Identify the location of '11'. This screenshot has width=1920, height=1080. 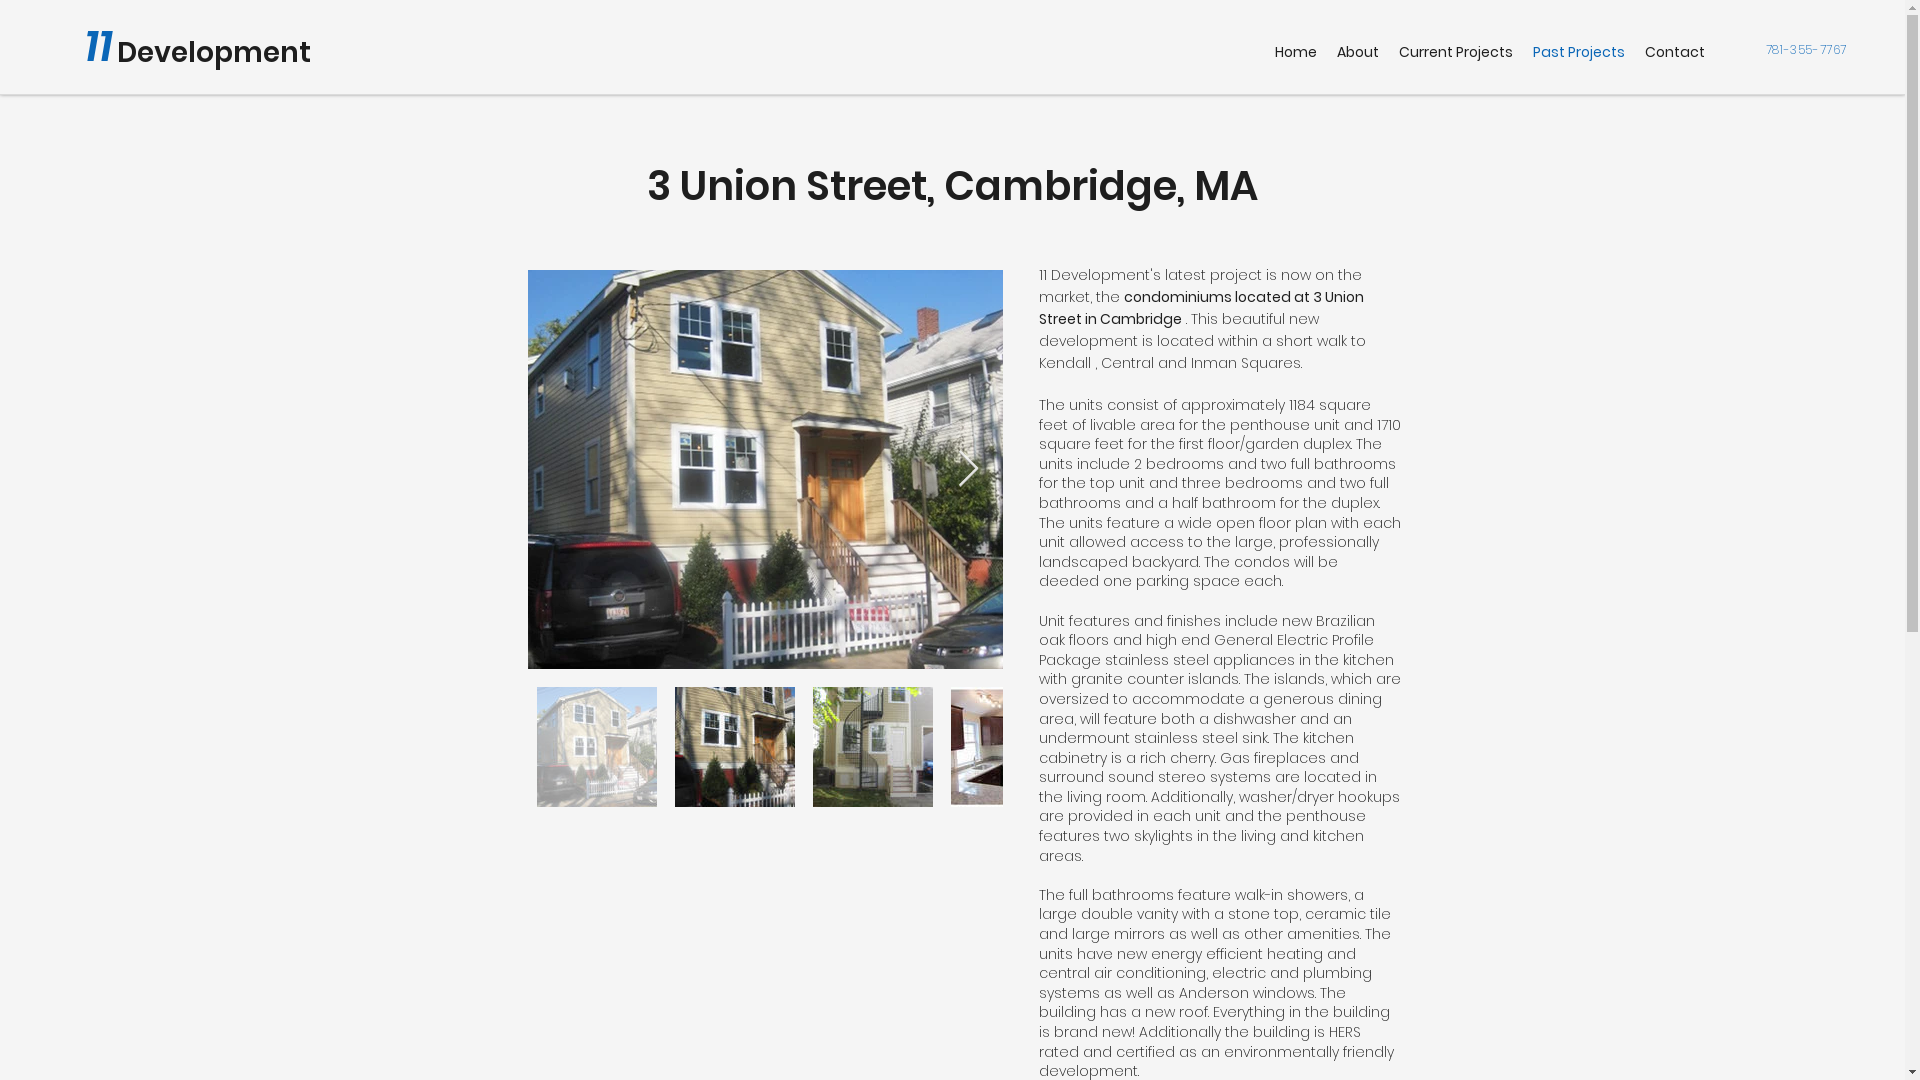
(98, 45).